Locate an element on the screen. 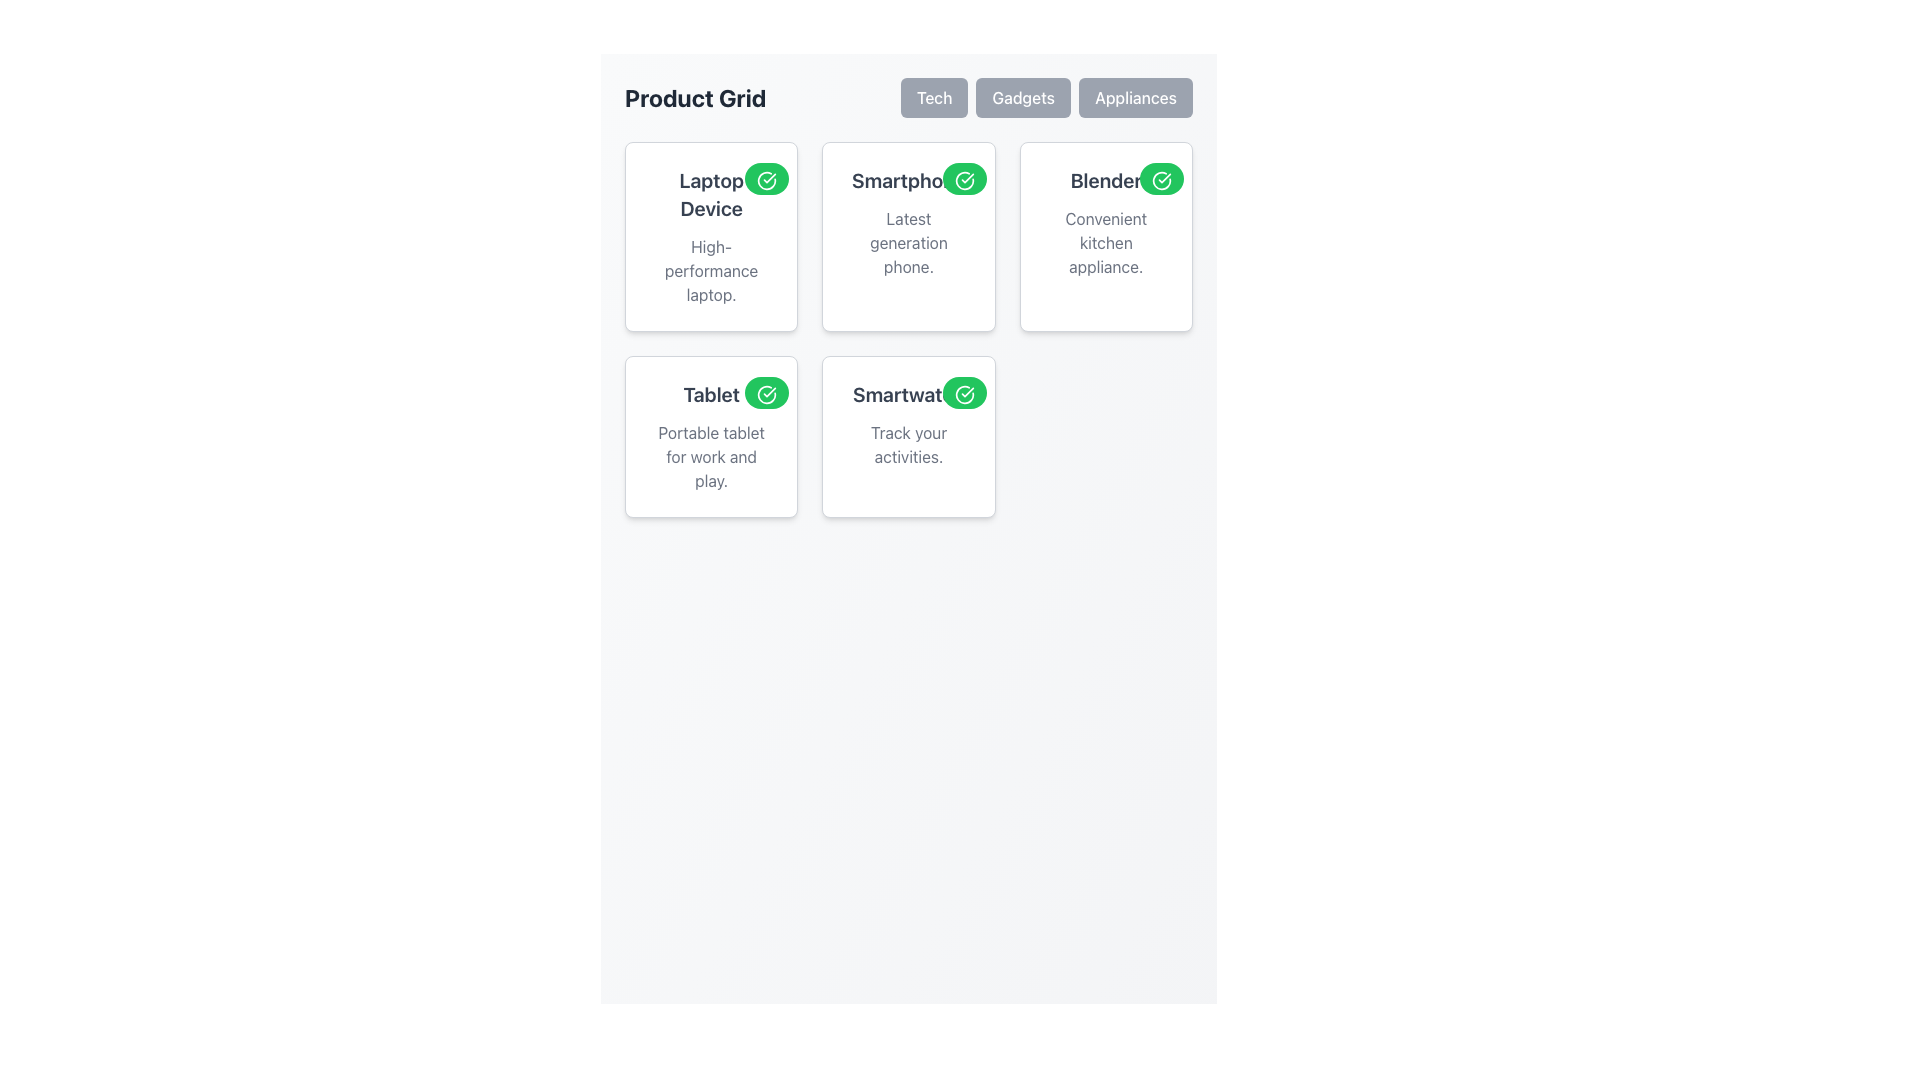  the green button with a white text and a checkmark icon located at the top-right corner of the 'Smartphone' card is located at coordinates (964, 177).